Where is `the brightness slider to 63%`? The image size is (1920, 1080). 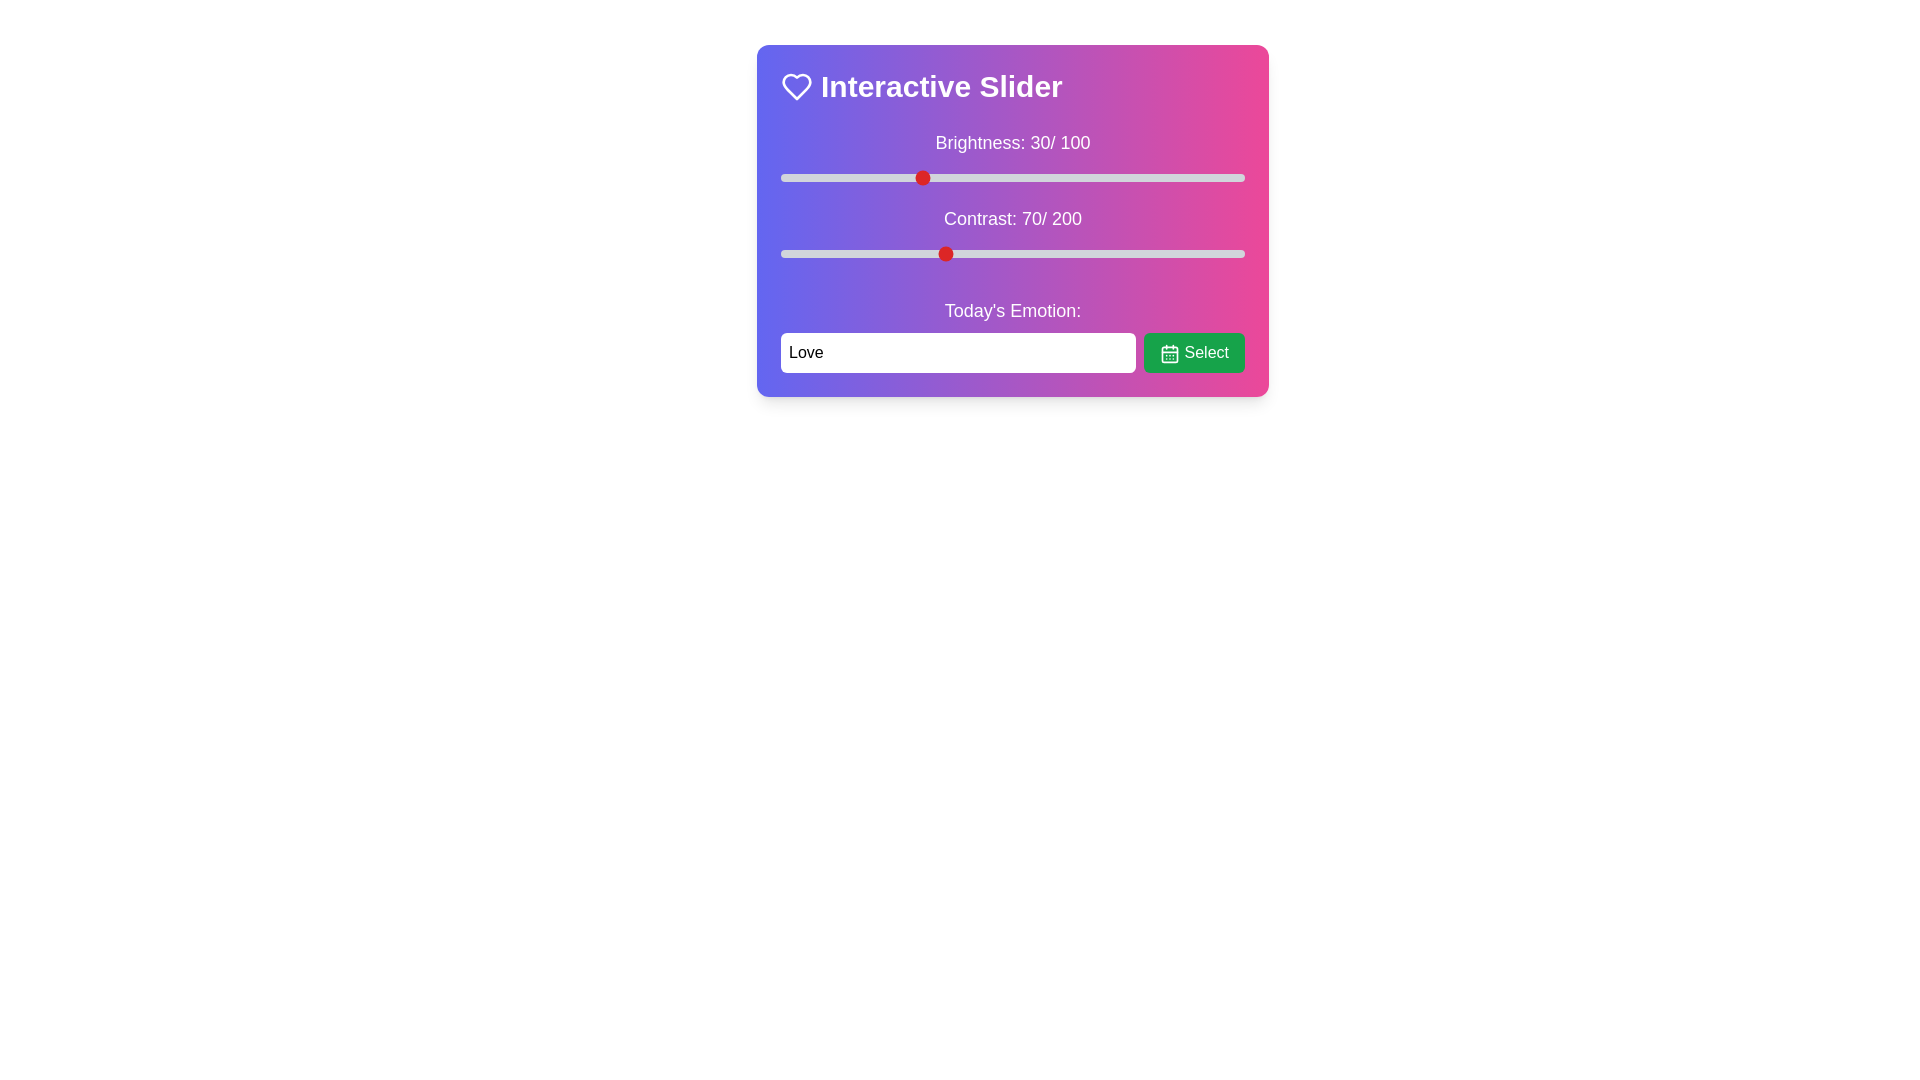 the brightness slider to 63% is located at coordinates (1072, 176).